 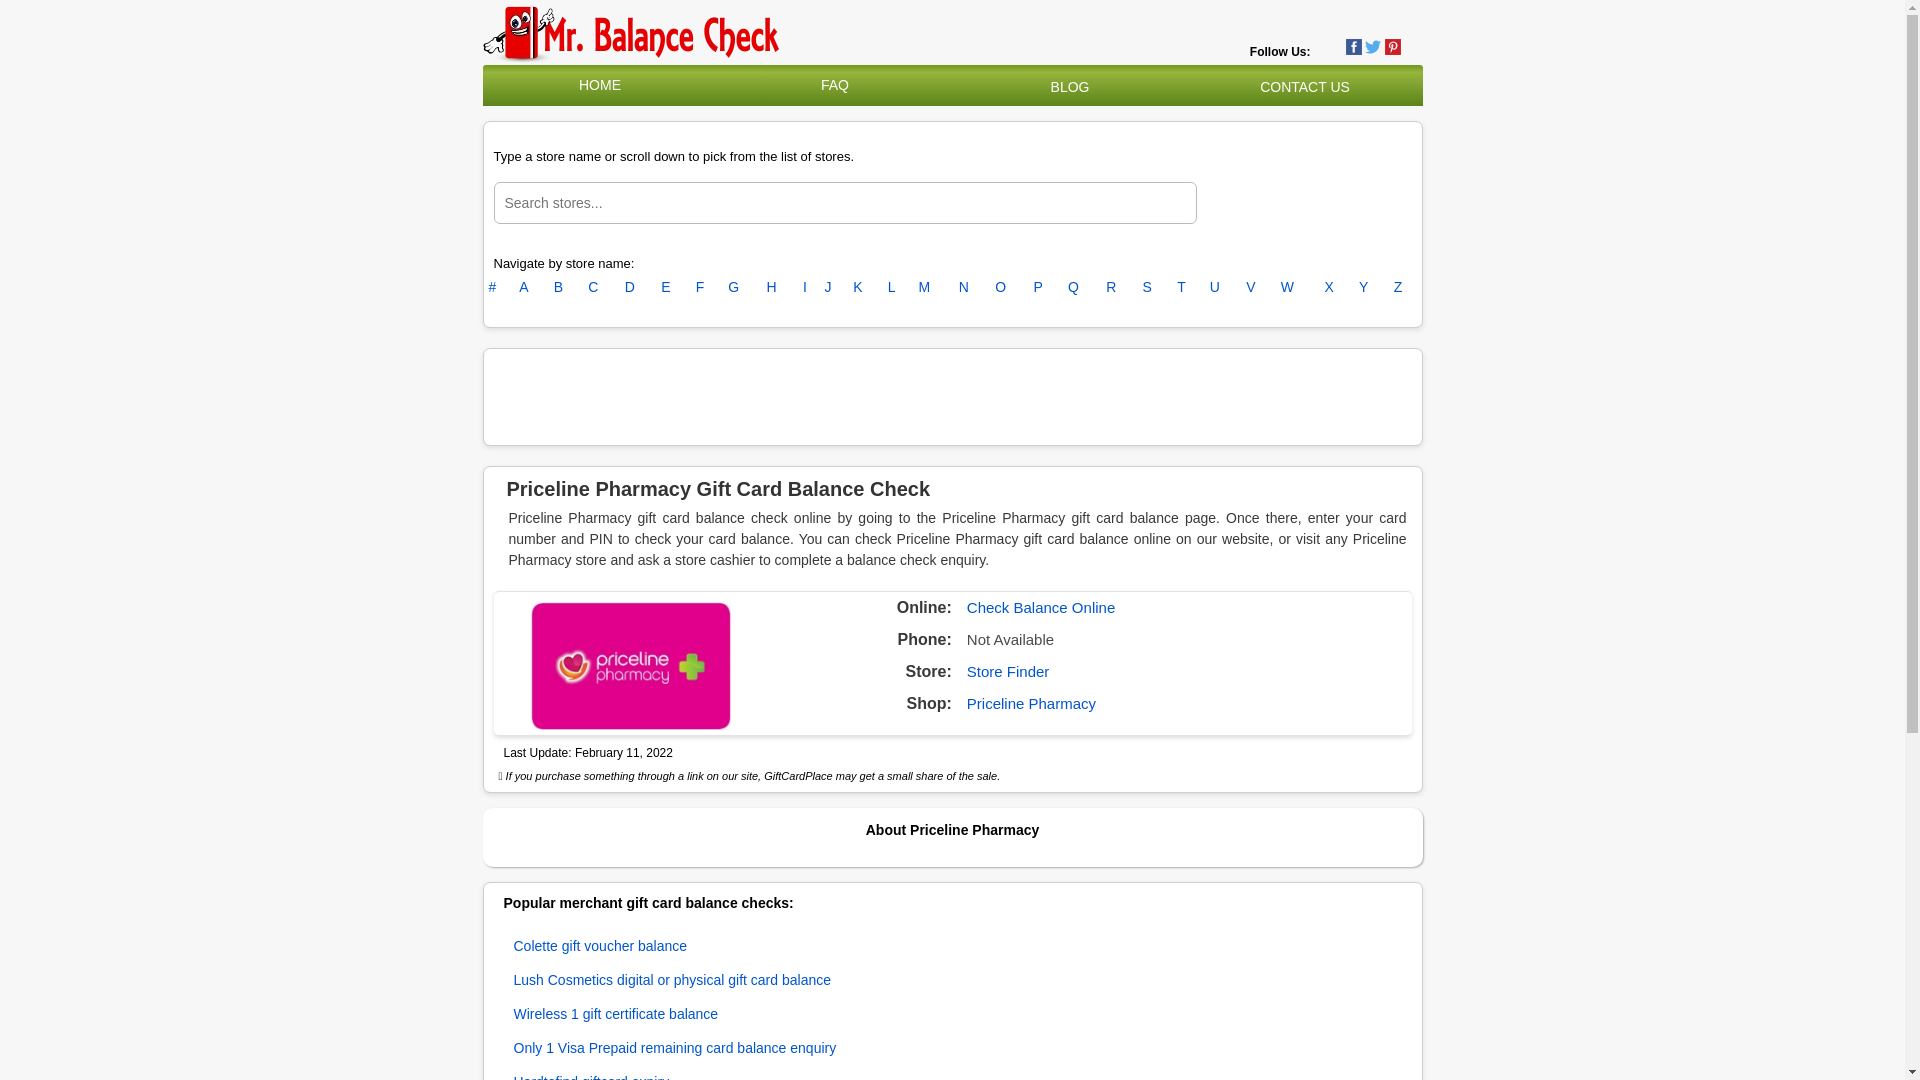 I want to click on 'Store Finder', so click(x=1008, y=671).